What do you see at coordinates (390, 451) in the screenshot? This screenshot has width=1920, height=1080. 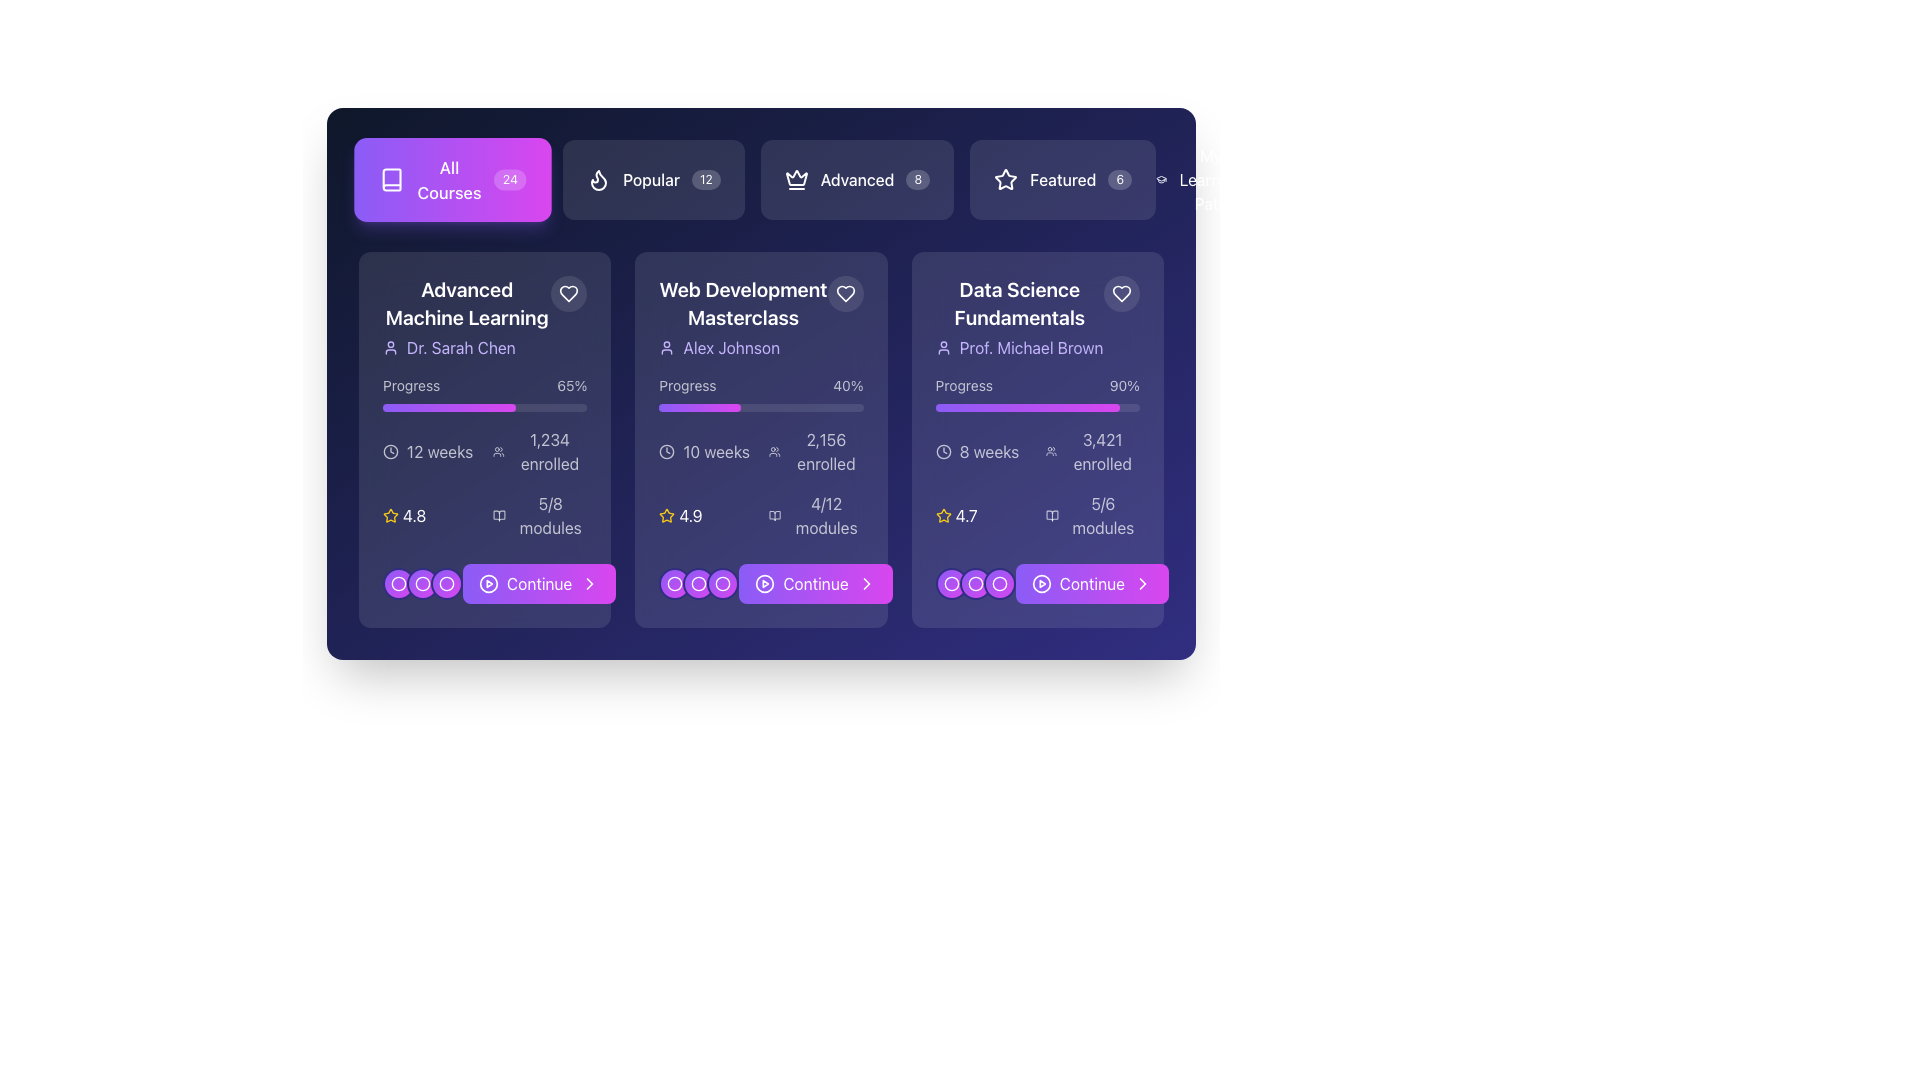 I see `the duration indicator icon (circle representation) located in the leftmost card under the 'Advanced Machine Learning' category, next to the text '12 weeks'` at bounding box center [390, 451].